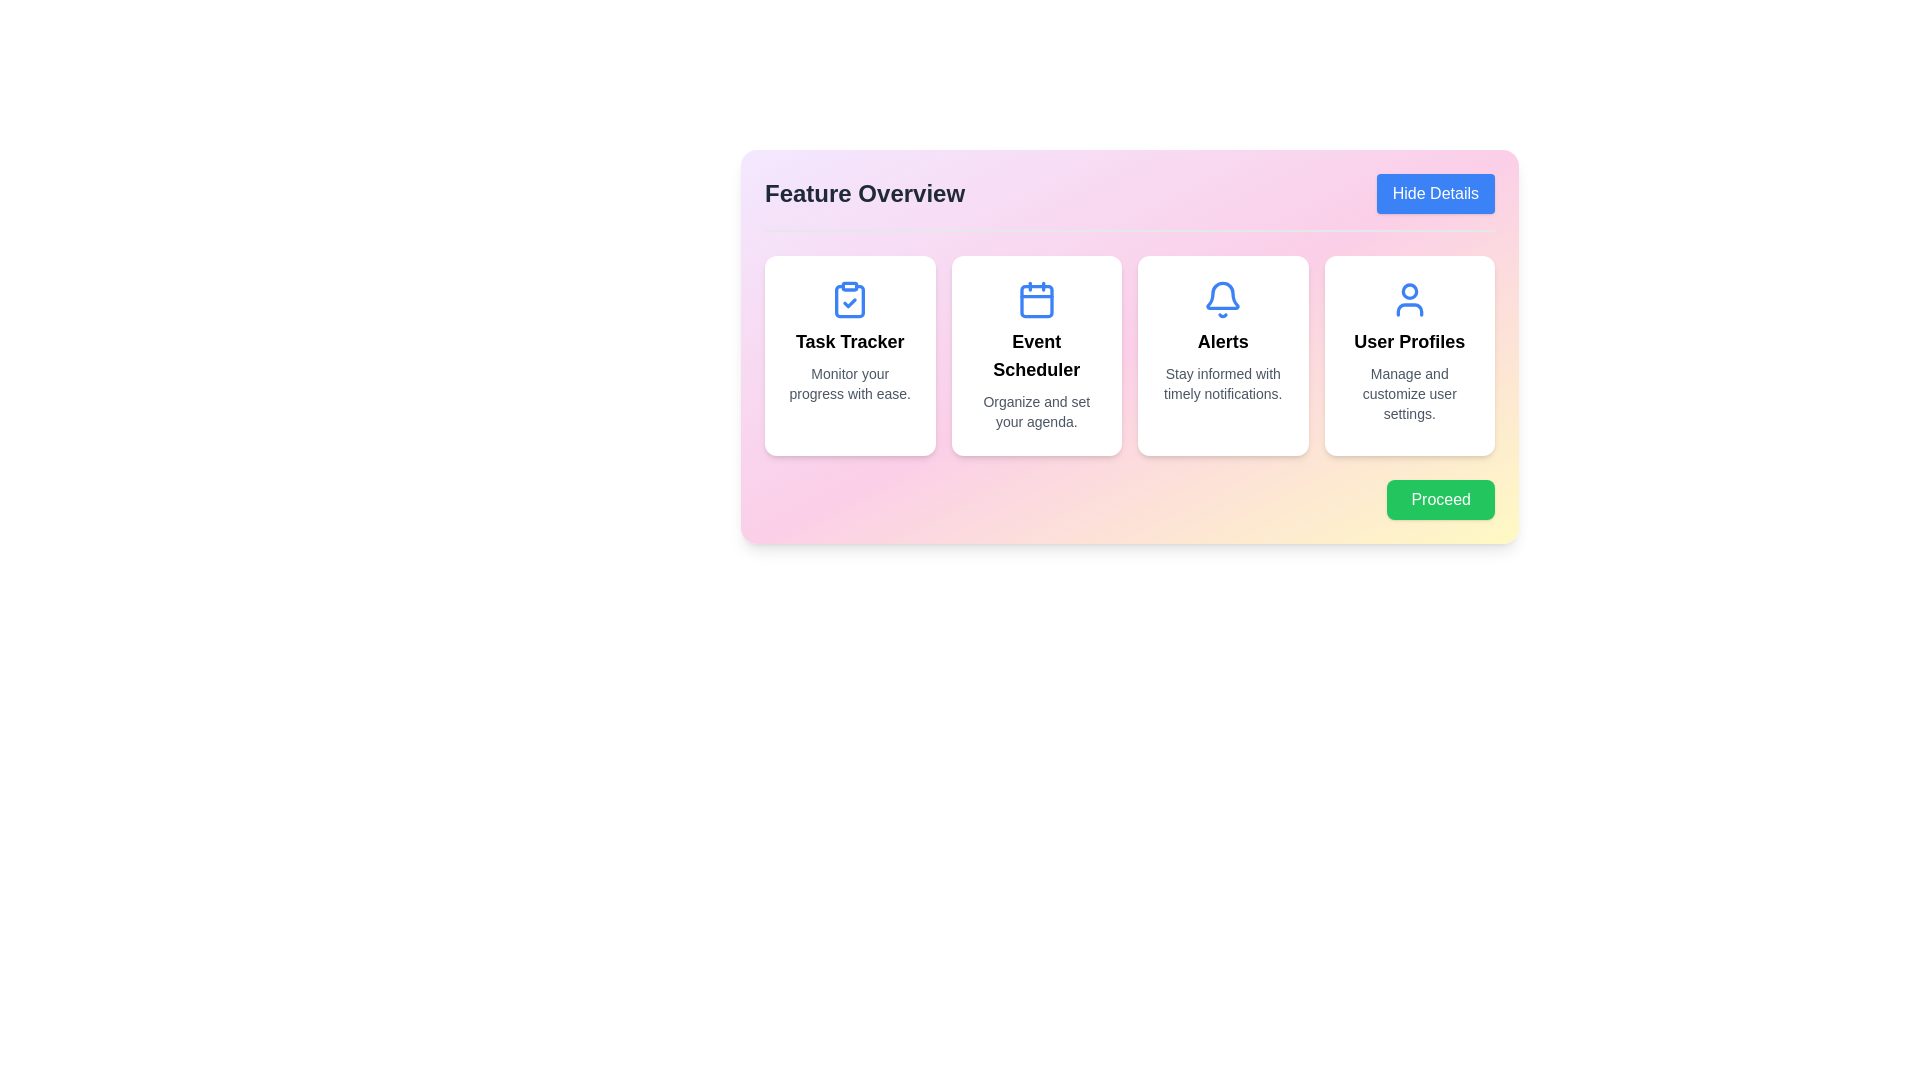 The height and width of the screenshot is (1080, 1920). I want to click on the SVG rectangle that is part of the blue-outlined calendar icon in the 'Event Scheduler' card, located in the second position from the left in the feature overview section, so click(1036, 301).